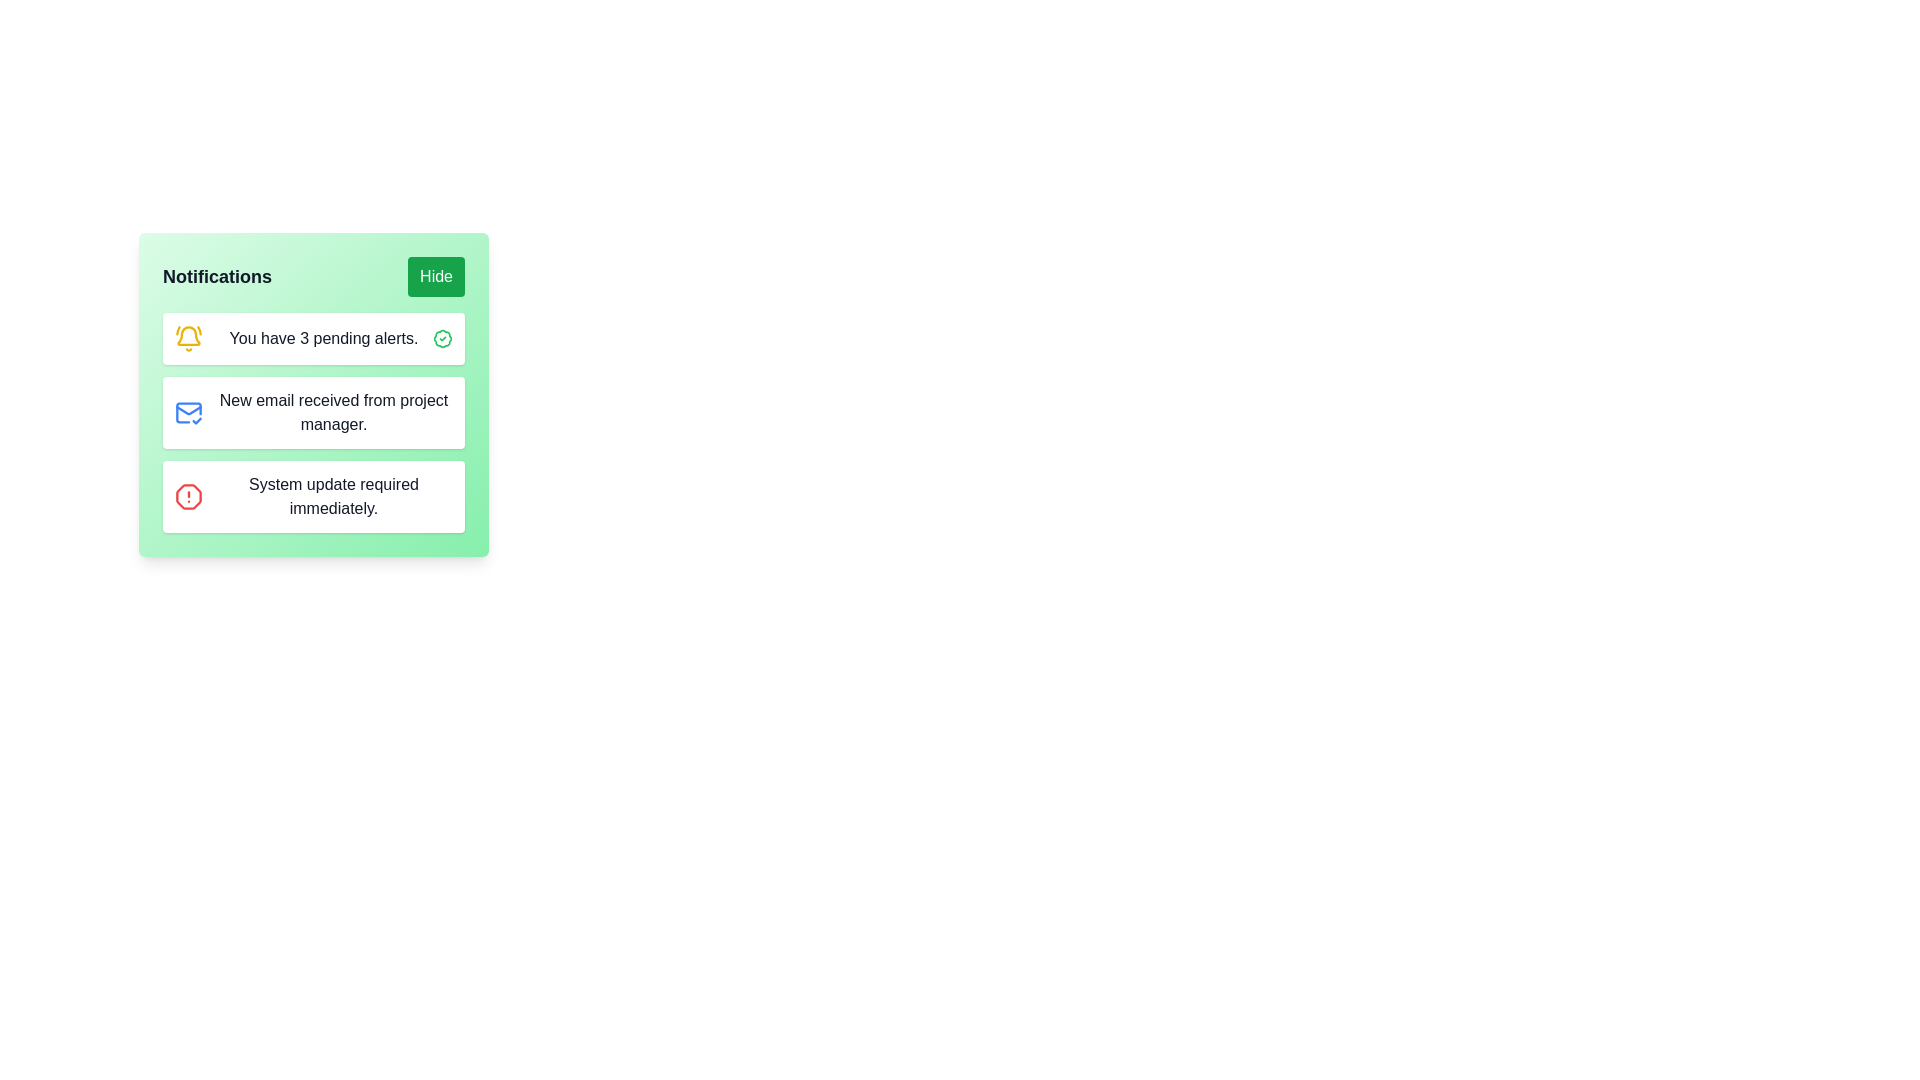  What do you see at coordinates (312, 411) in the screenshot?
I see `text content of the second notification entry about the newly received email from the project manager, which is located below 'You have 3 pending alerts.' and above 'System update required immediately.'` at bounding box center [312, 411].